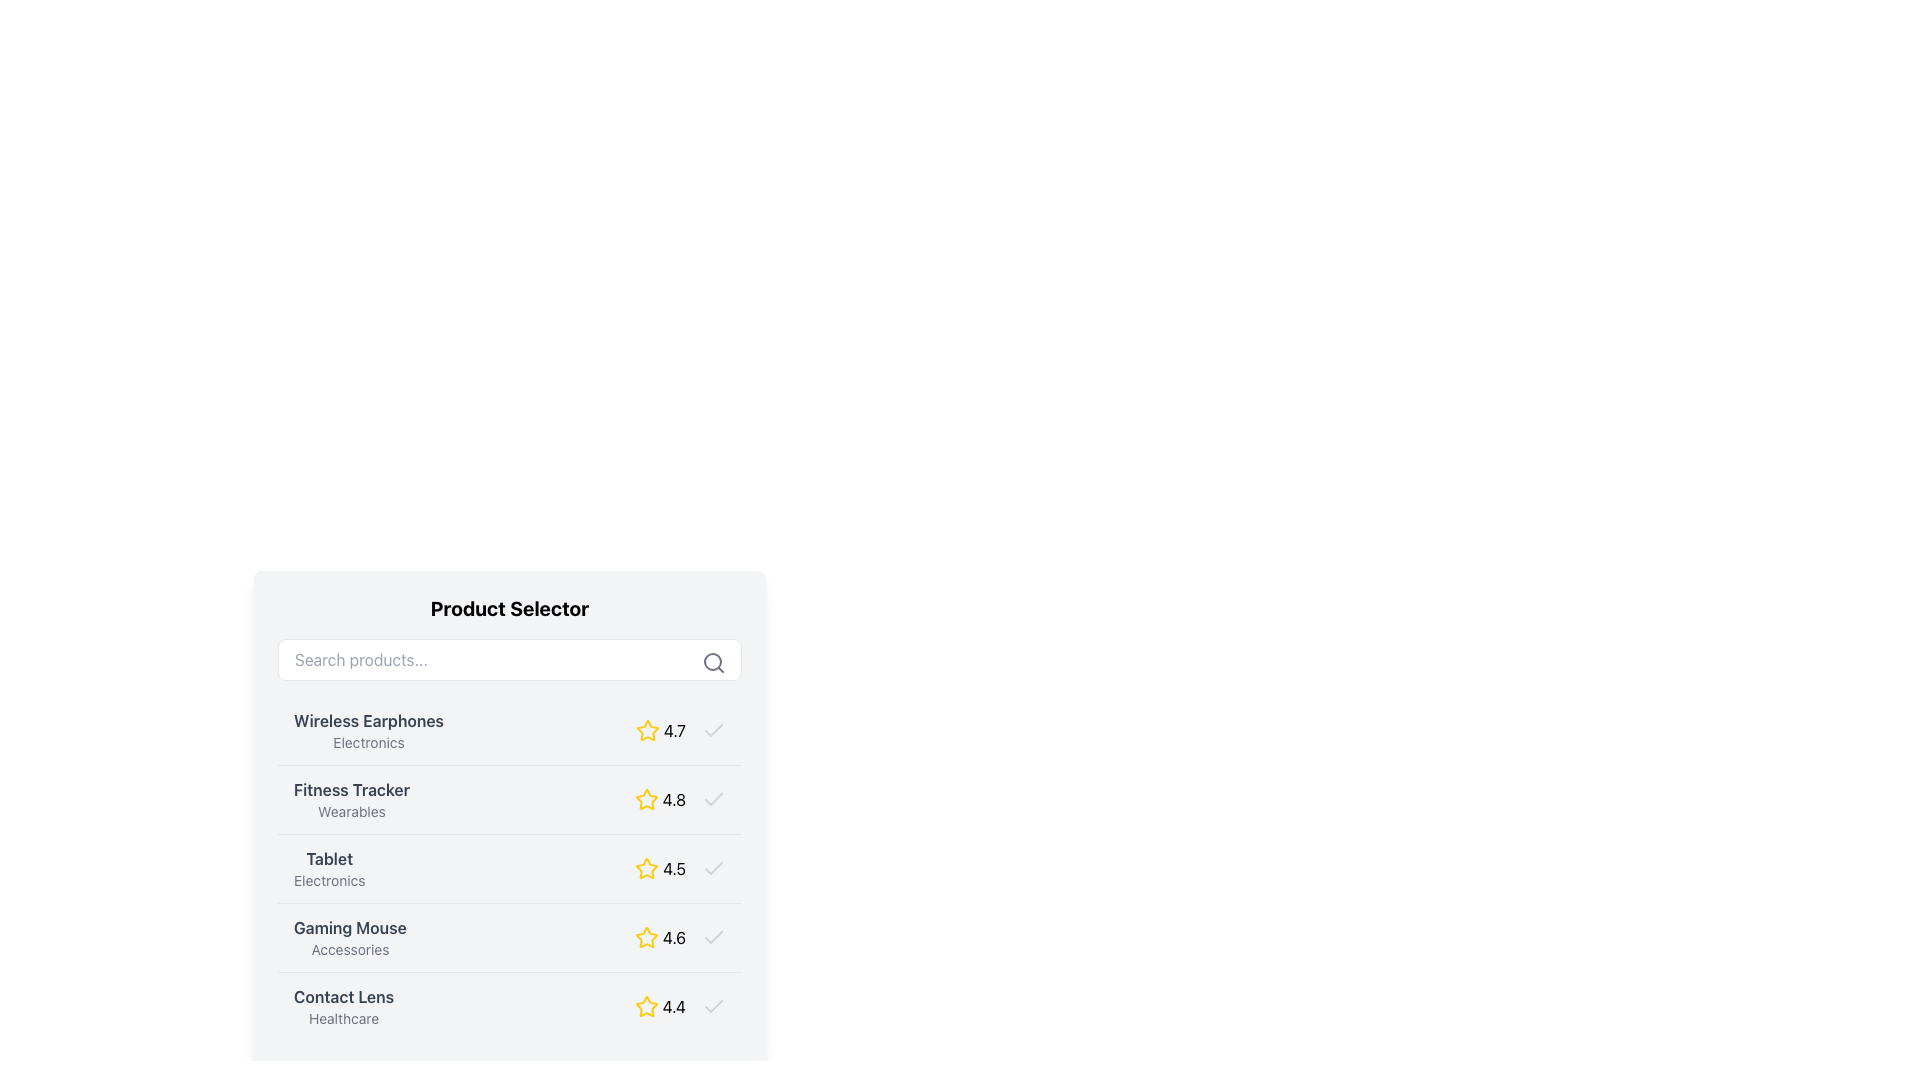  What do you see at coordinates (646, 798) in the screenshot?
I see `the visual representation of the yellow star icon indicating the rating for the 'Fitness Tracker' product, located next to the rating value '4.8'` at bounding box center [646, 798].